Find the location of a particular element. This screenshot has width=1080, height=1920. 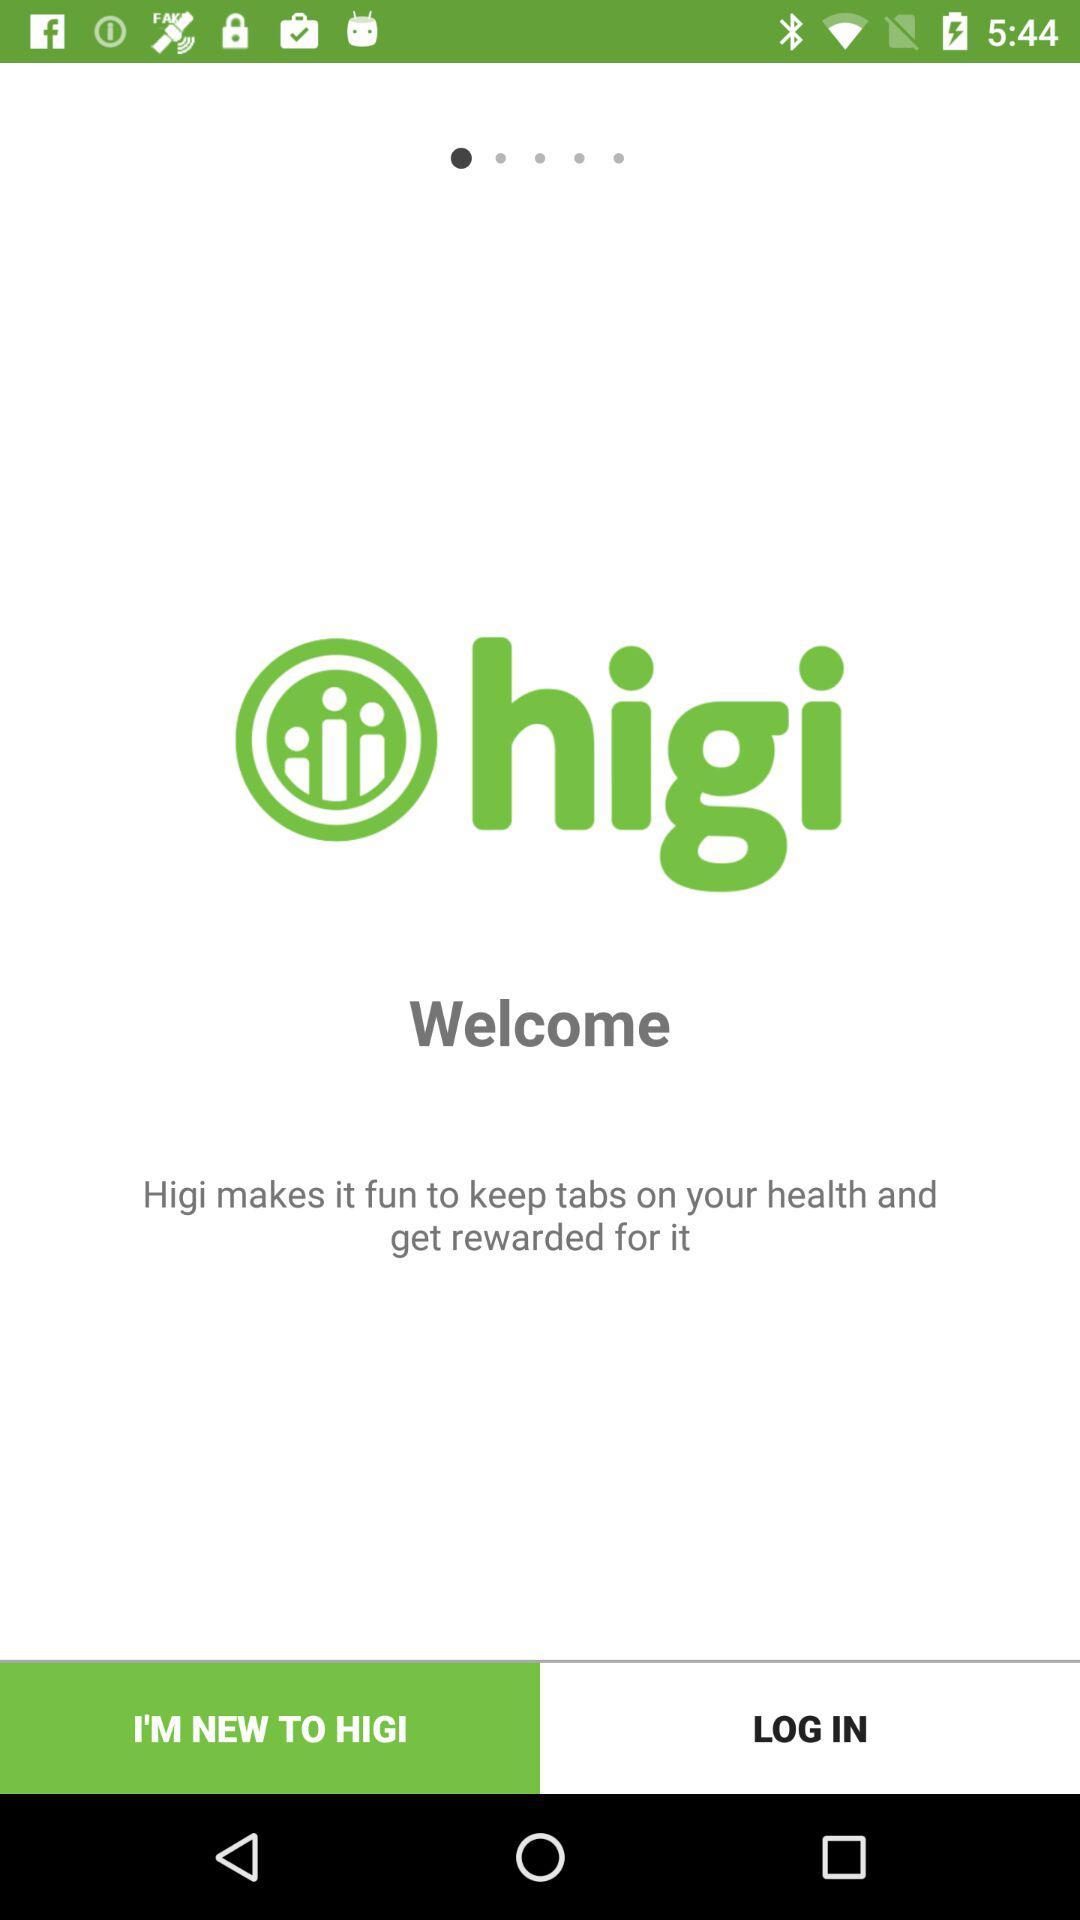

i m new item is located at coordinates (270, 1727).